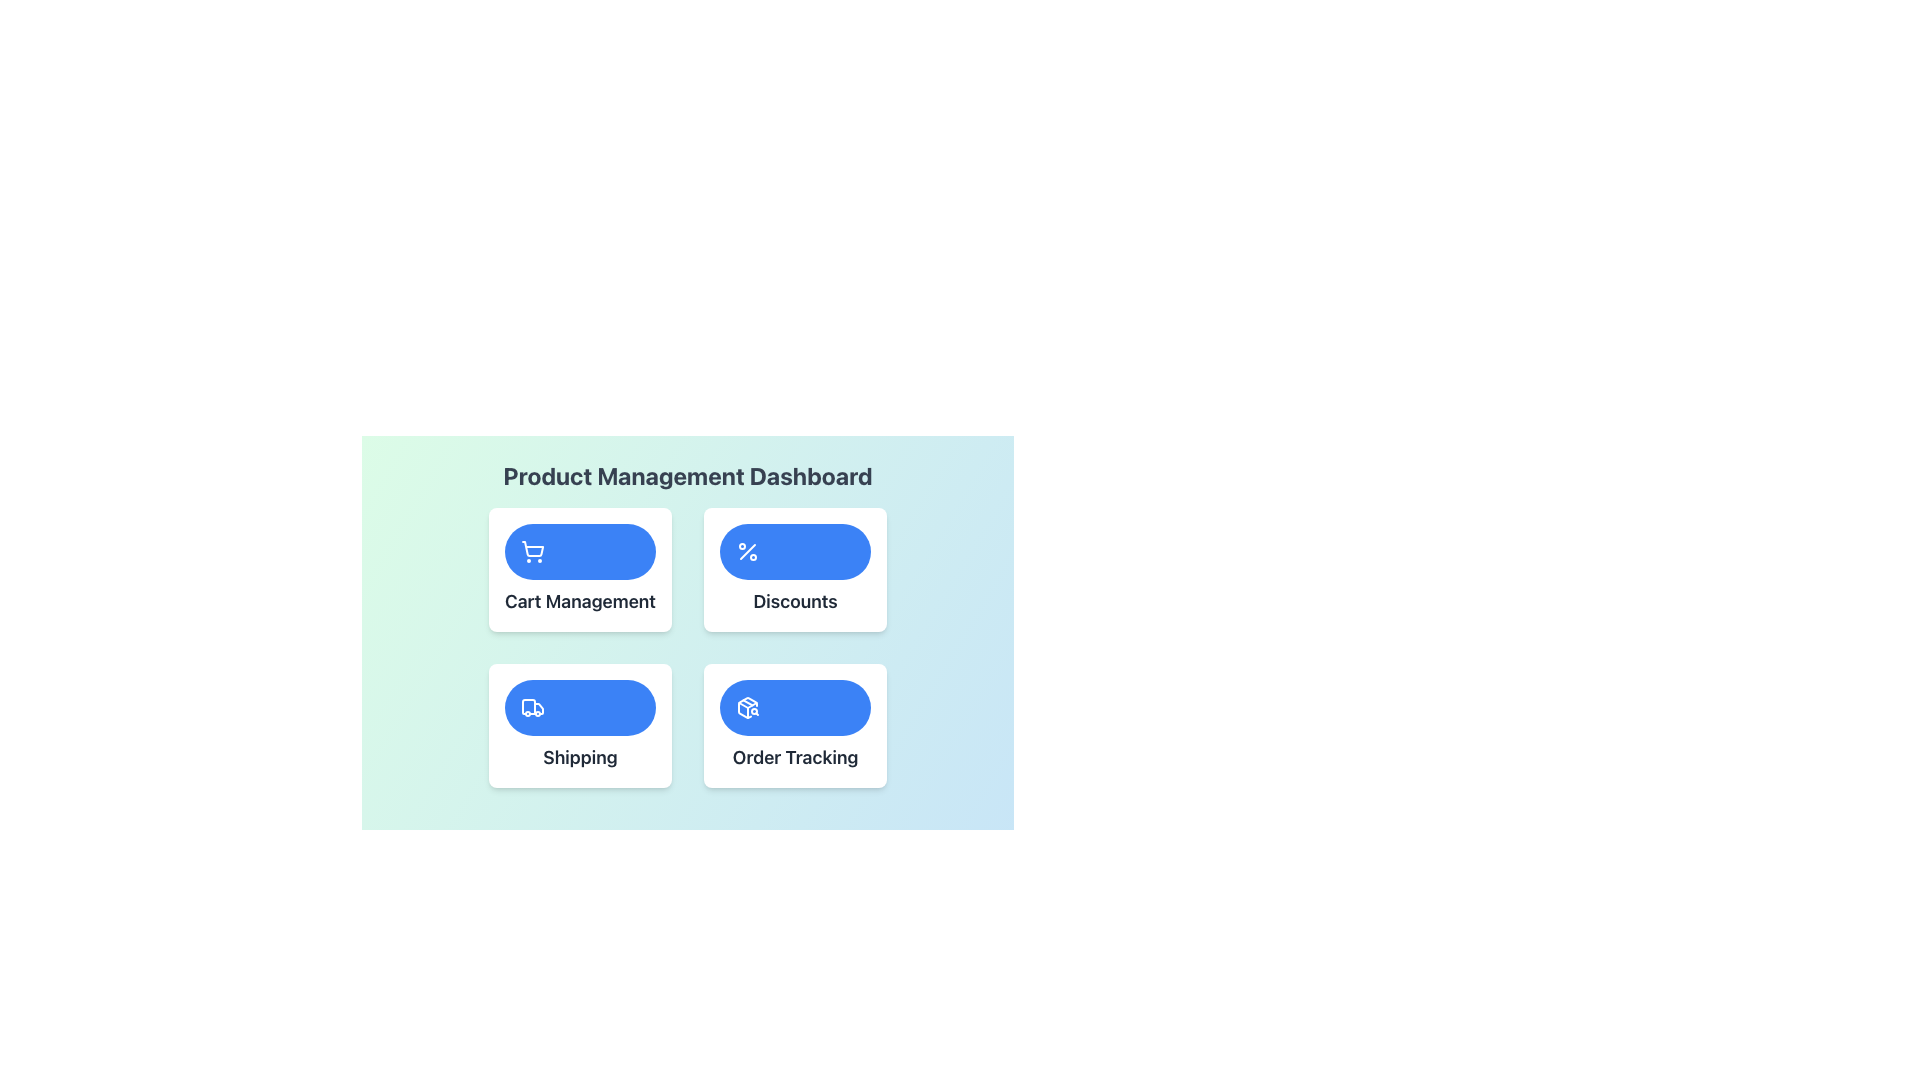 The image size is (1920, 1080). I want to click on the 'Order Tracking' button located at the bottom-right of the grid layout, which features a rounded blue background with a white package icon and magnifying glass, followed by bold text, so click(794, 725).